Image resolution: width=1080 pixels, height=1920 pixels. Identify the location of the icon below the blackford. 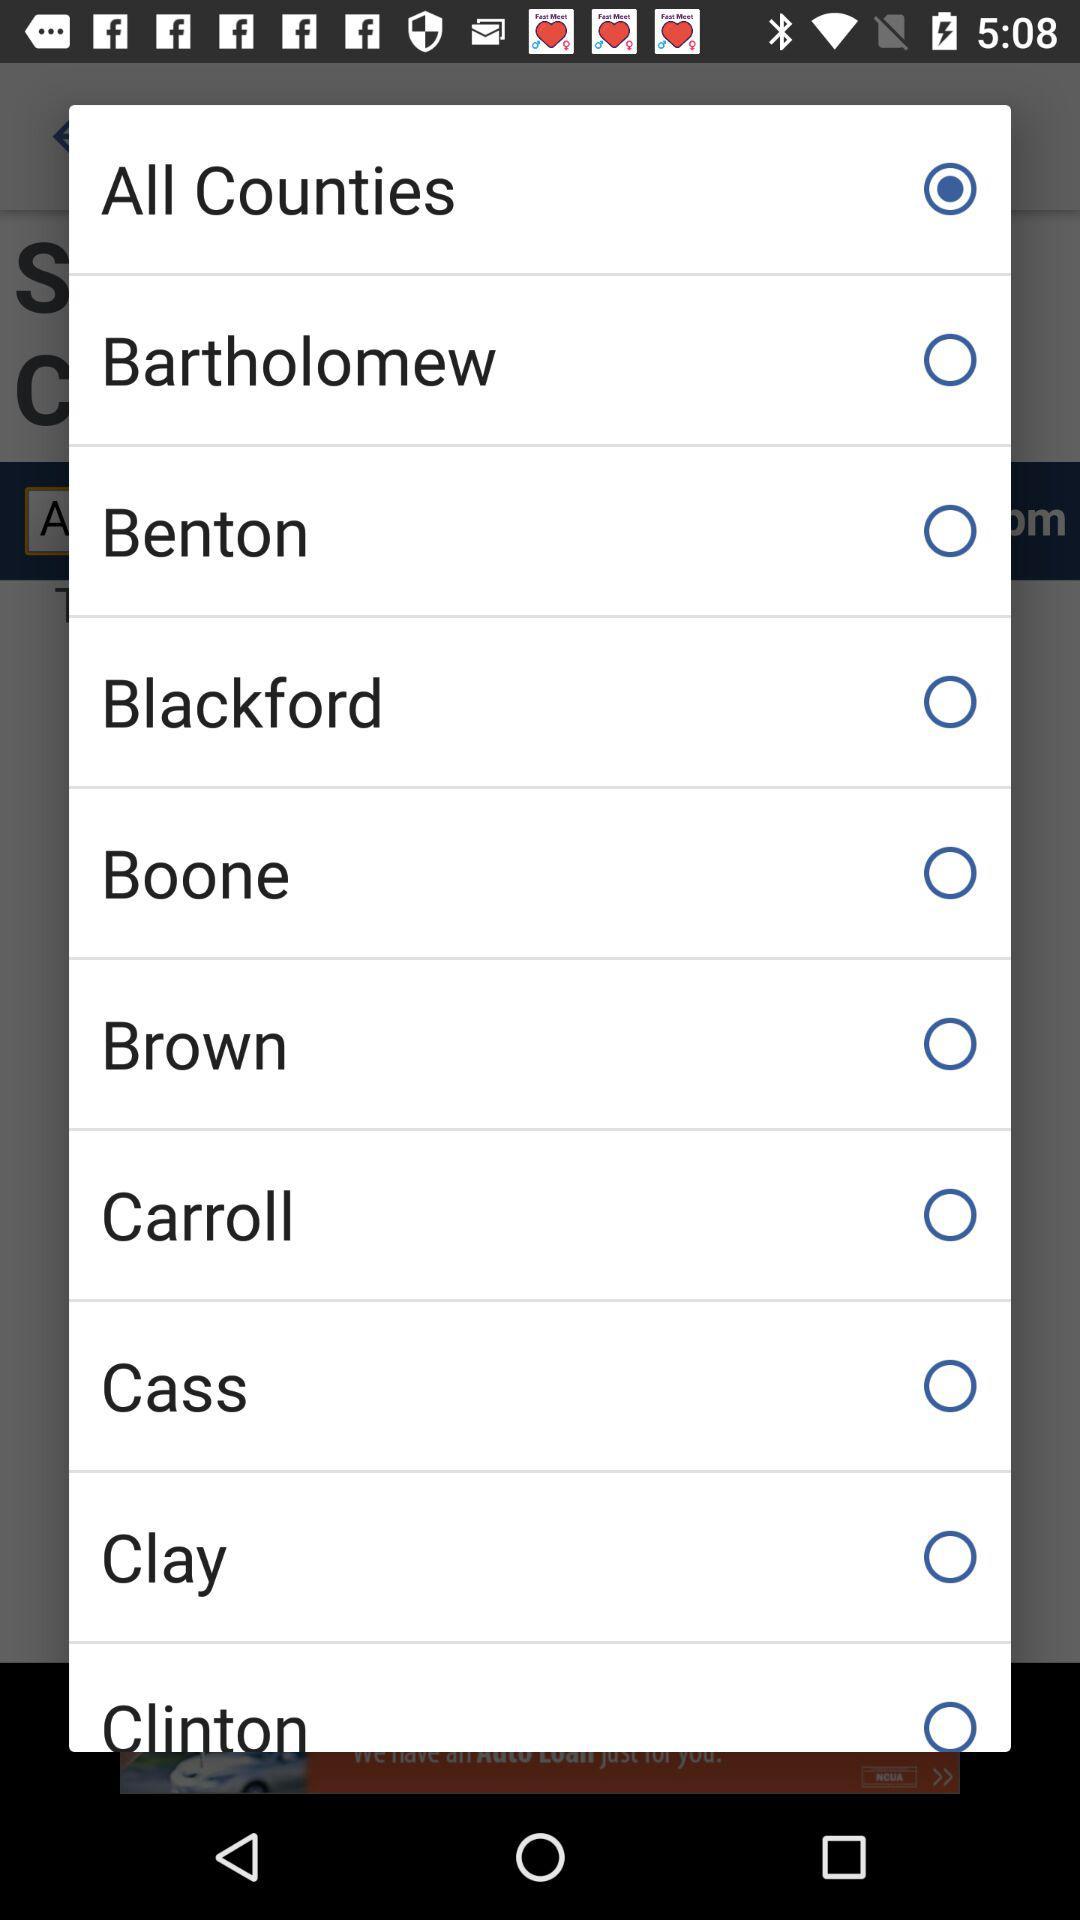
(540, 873).